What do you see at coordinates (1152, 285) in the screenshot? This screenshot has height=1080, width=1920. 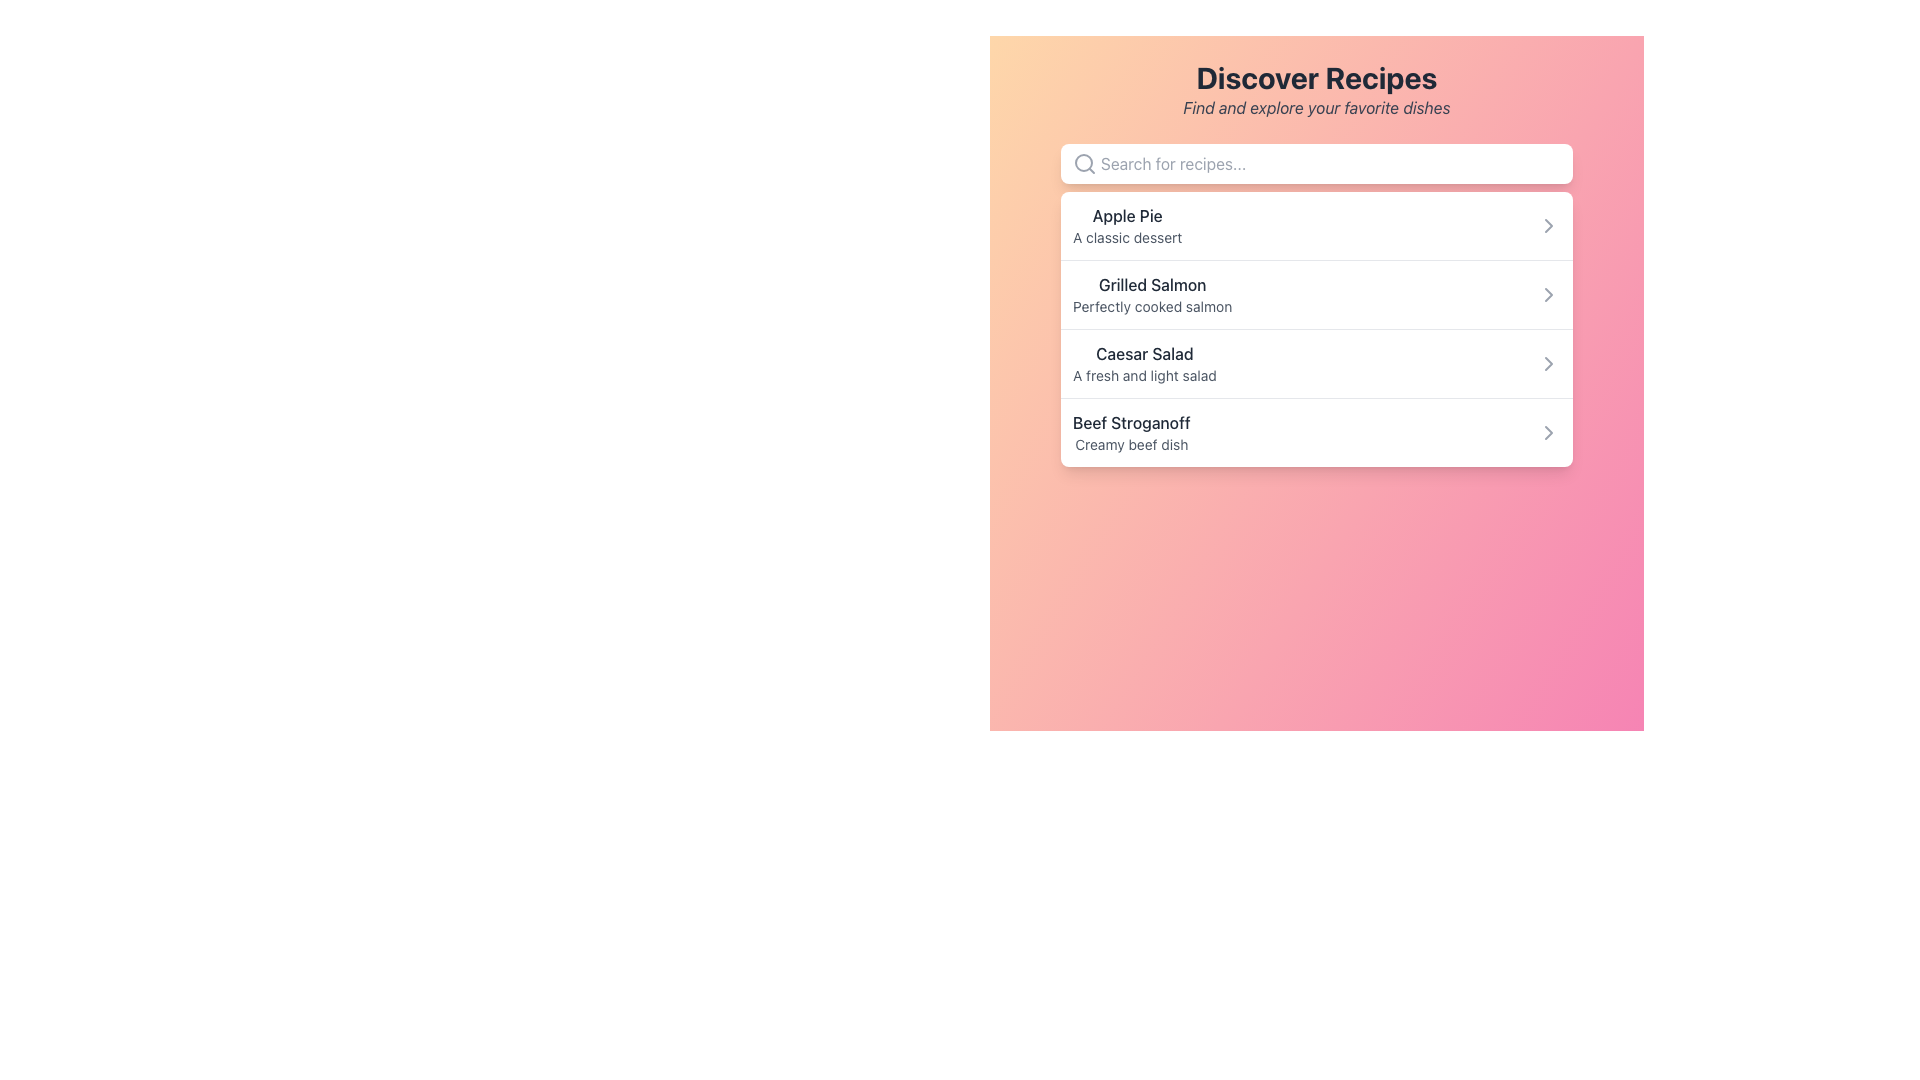 I see `text label of the second list item titled 'Grilled Salmon', which serves as the main identifier for this recipe` at bounding box center [1152, 285].